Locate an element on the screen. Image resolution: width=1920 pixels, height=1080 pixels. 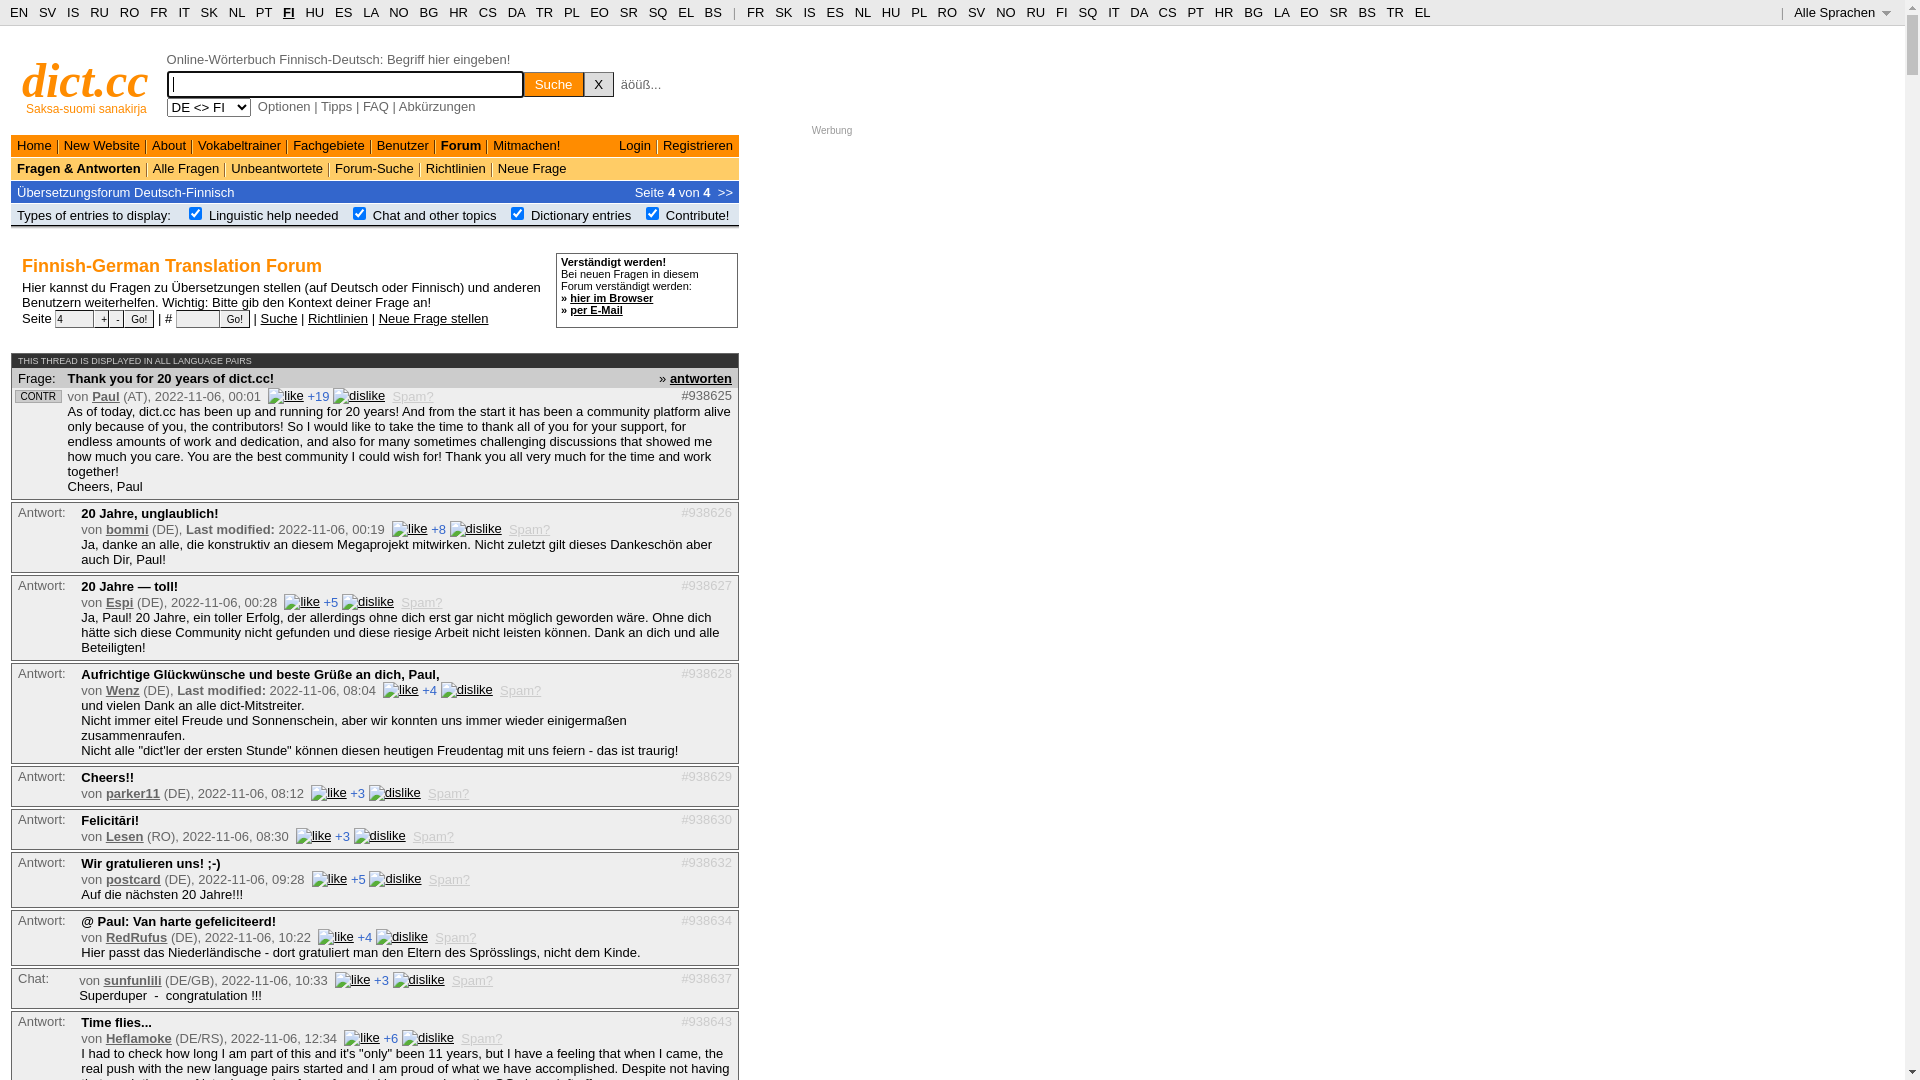
'Go!' is located at coordinates (220, 318).